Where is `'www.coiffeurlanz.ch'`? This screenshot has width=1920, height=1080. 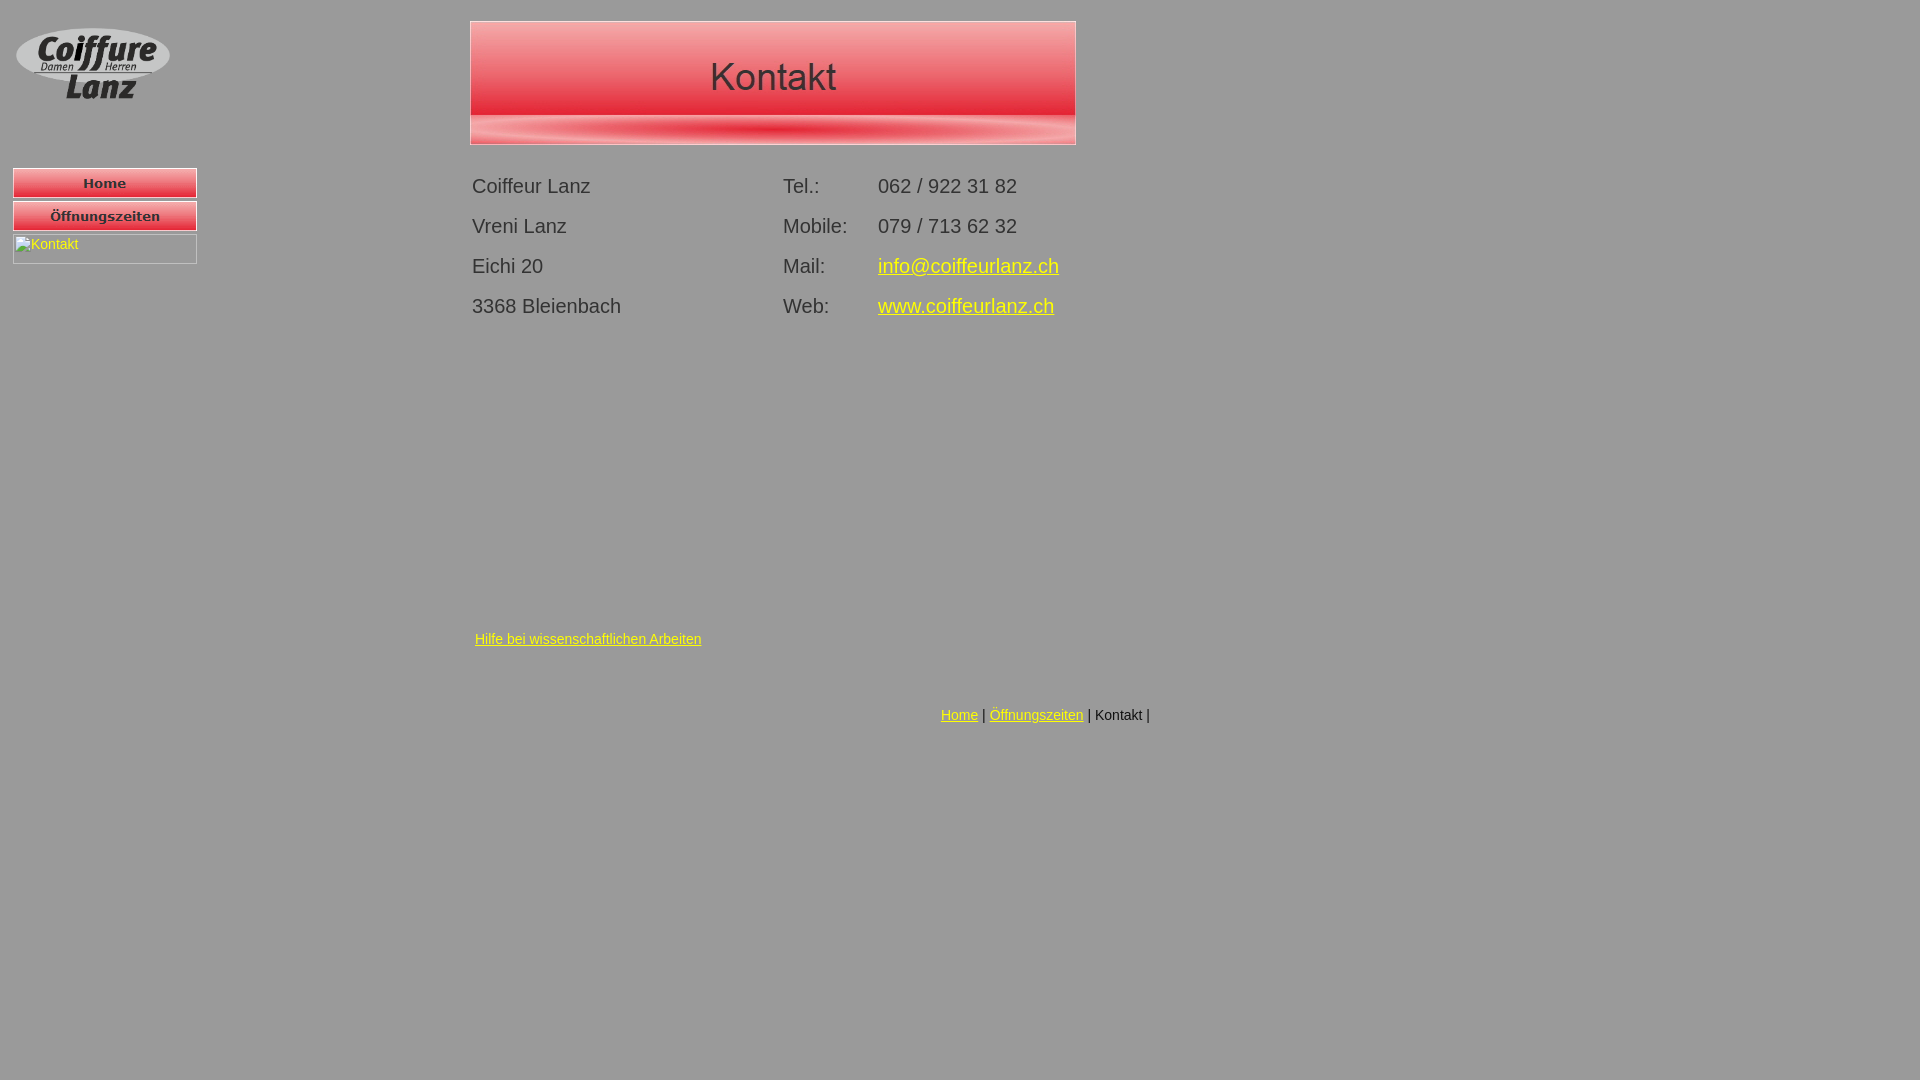
'www.coiffeurlanz.ch' is located at coordinates (878, 308).